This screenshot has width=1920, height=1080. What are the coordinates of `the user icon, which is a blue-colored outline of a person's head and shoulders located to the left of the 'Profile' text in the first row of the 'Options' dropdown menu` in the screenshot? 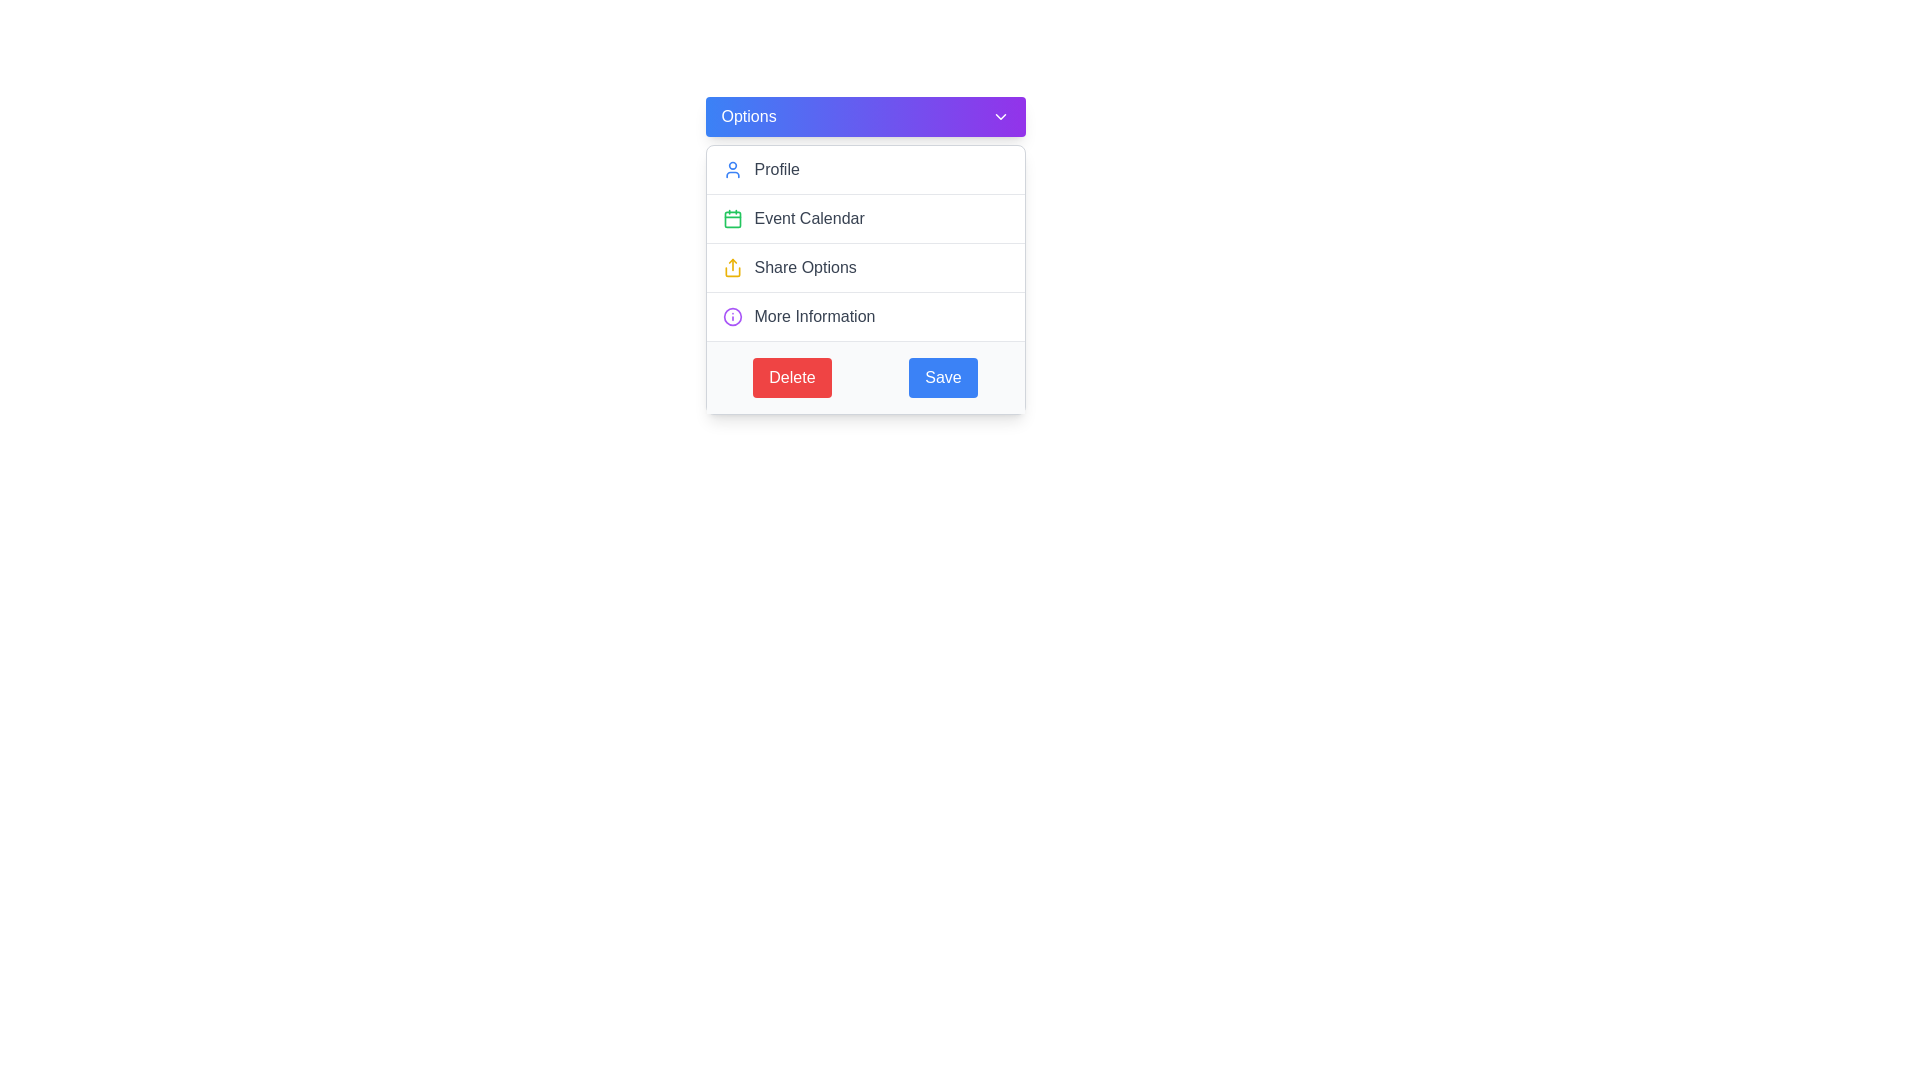 It's located at (731, 168).